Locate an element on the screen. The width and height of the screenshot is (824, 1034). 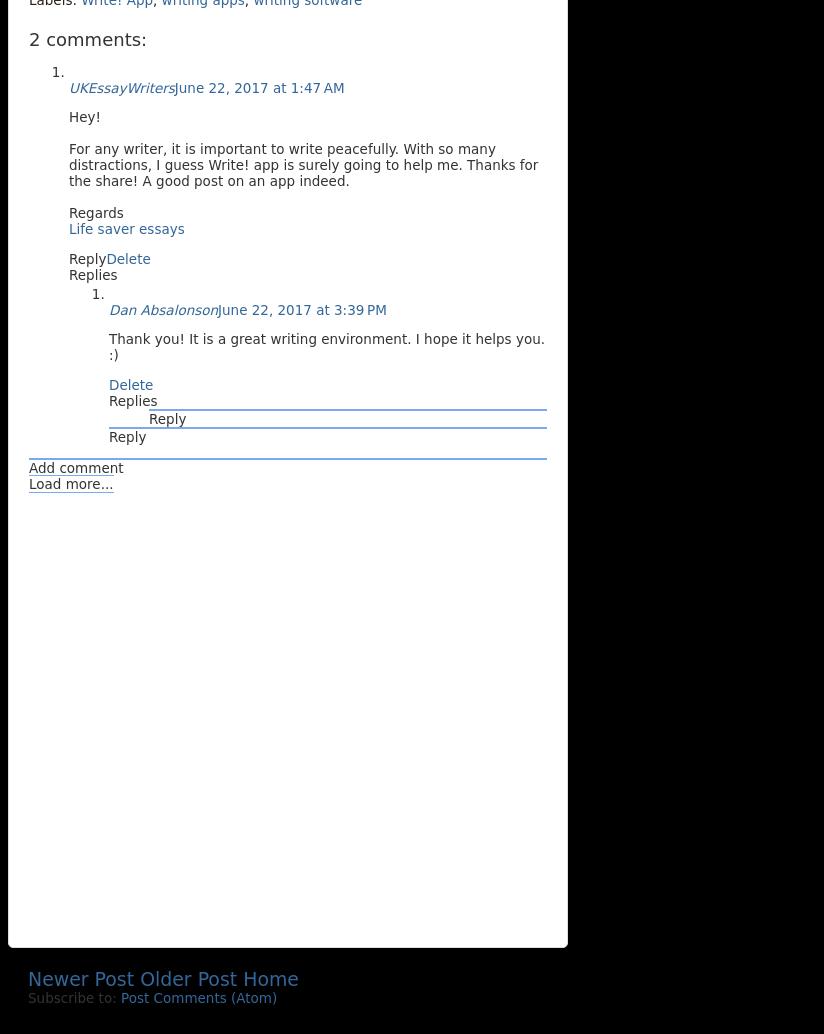
'June 22, 2017 at 3:39 PM' is located at coordinates (300, 307).